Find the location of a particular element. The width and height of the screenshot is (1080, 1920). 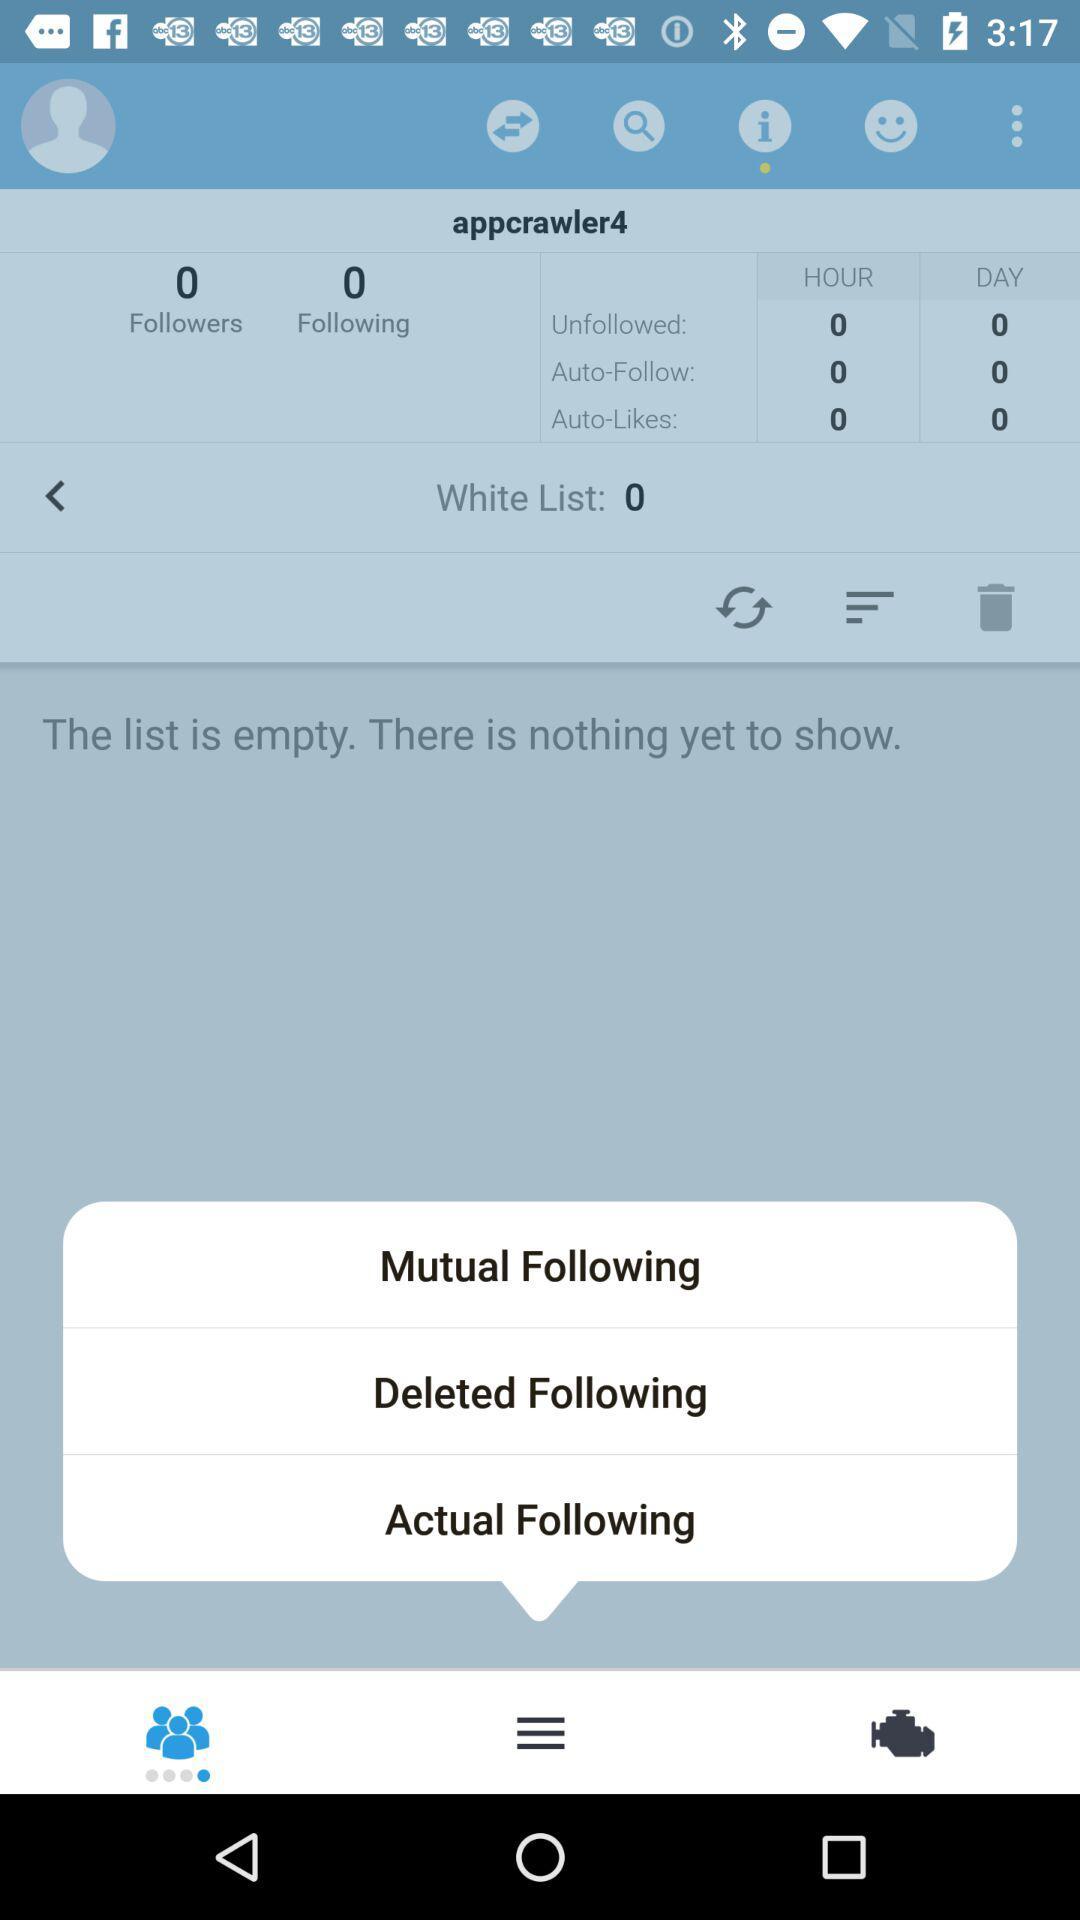

the mutual following is located at coordinates (540, 1263).